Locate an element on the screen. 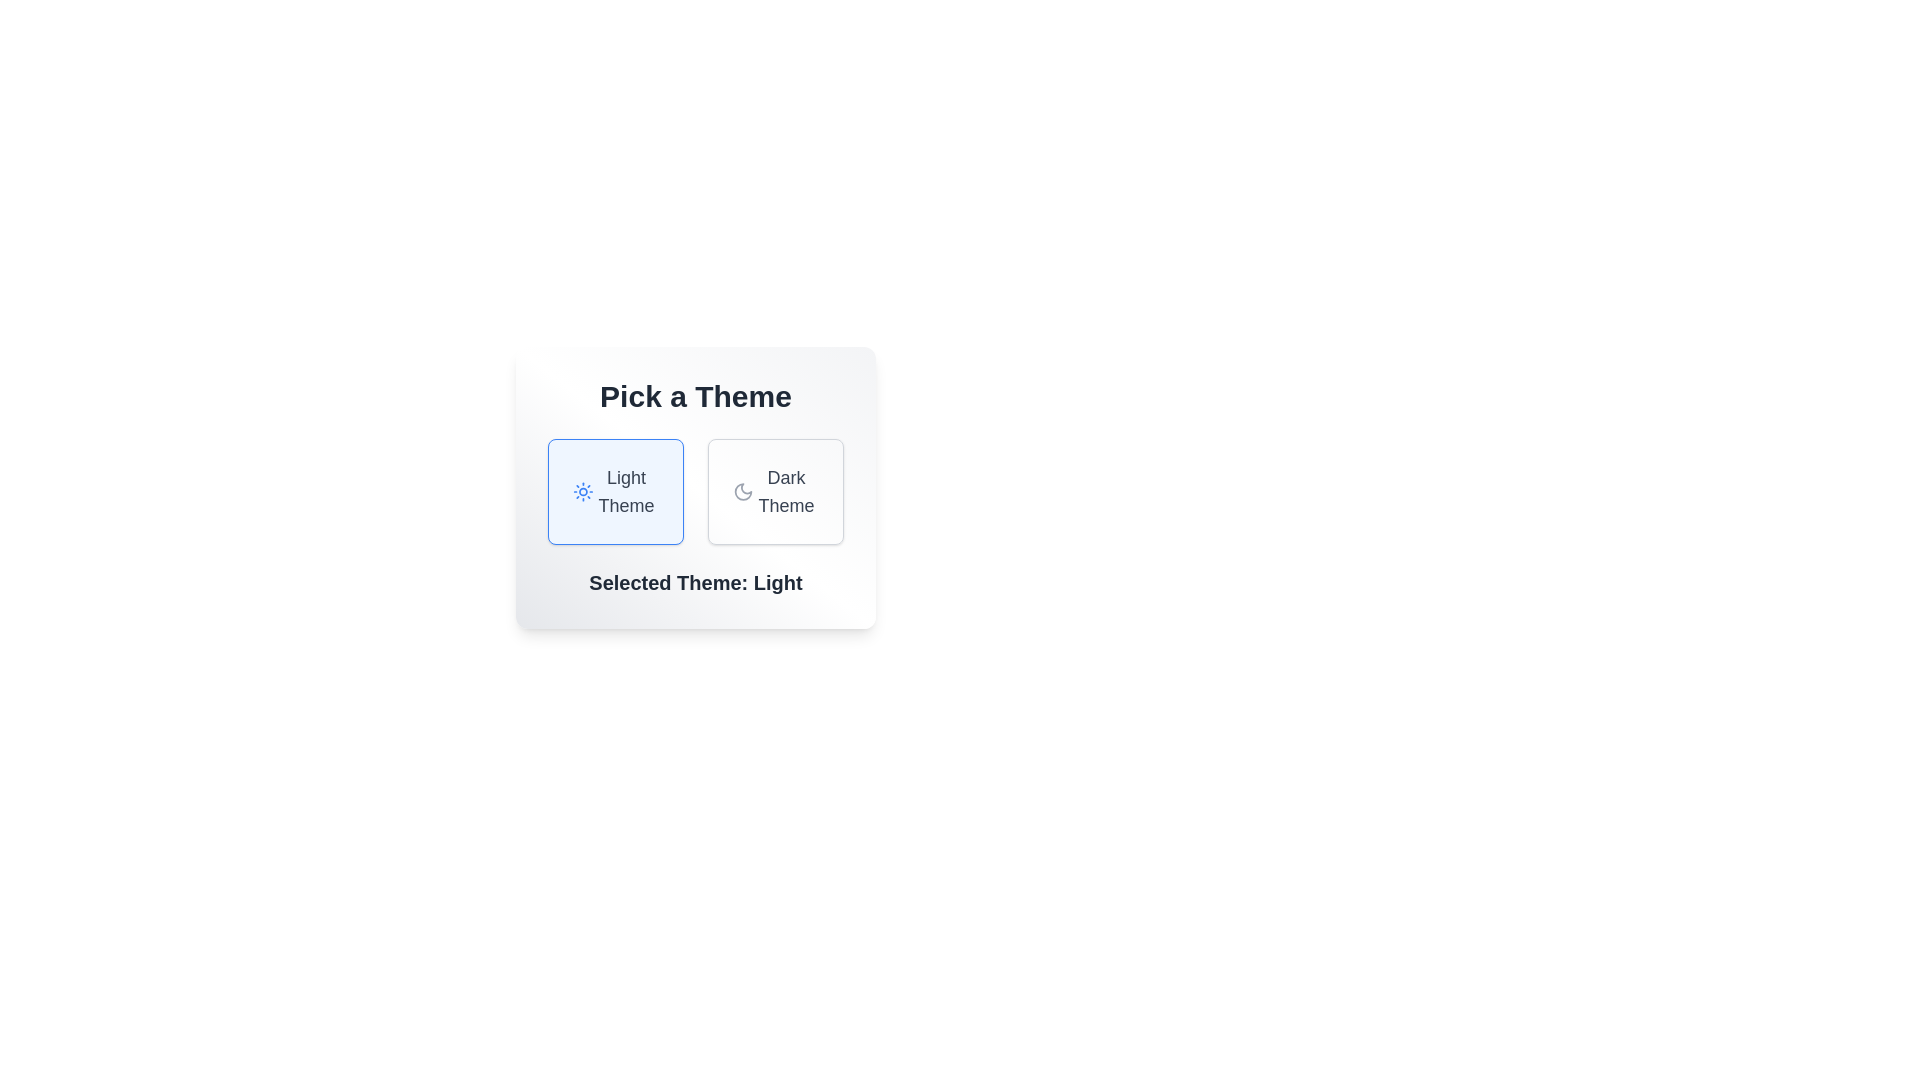 This screenshot has height=1080, width=1920. the 'Light Theme' selectable card, which features a sun icon and is located in the top left corner of the grid layout is located at coordinates (614, 492).